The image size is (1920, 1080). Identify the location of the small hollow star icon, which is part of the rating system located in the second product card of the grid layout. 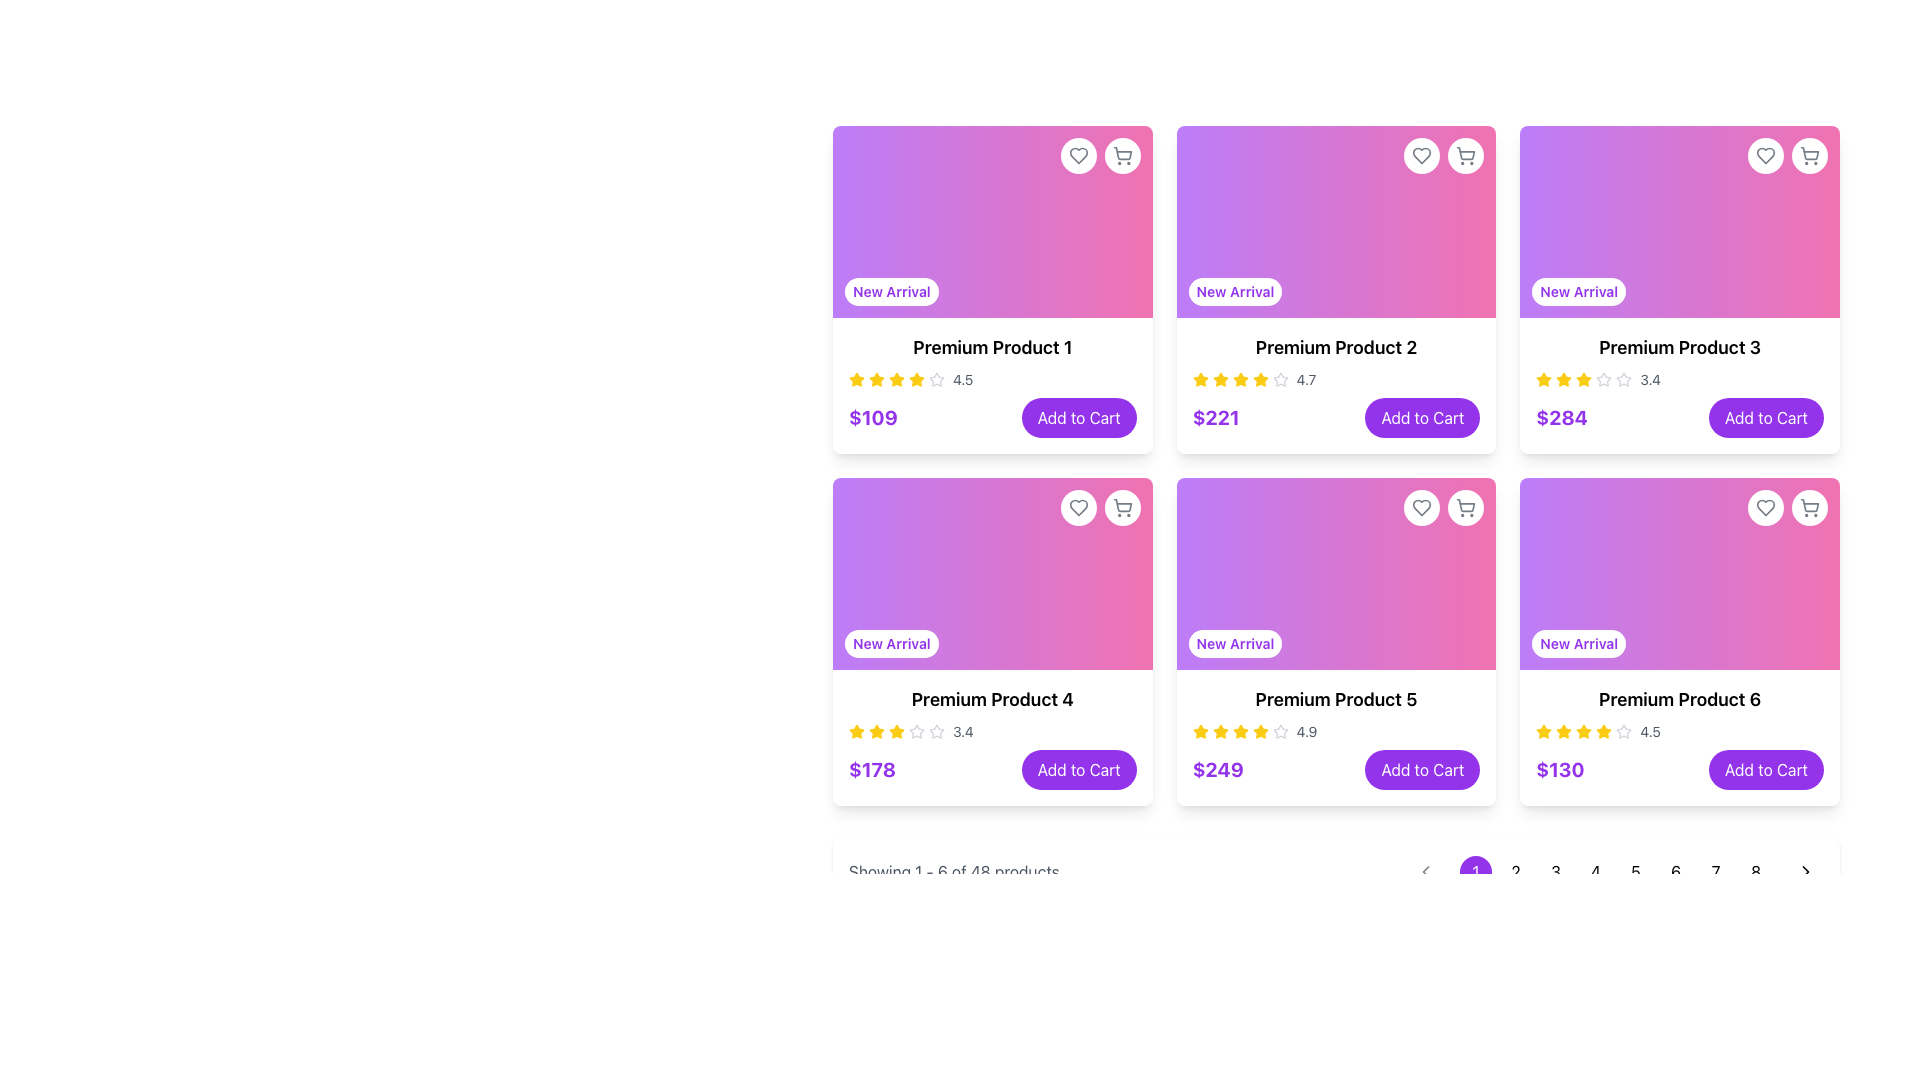
(1280, 379).